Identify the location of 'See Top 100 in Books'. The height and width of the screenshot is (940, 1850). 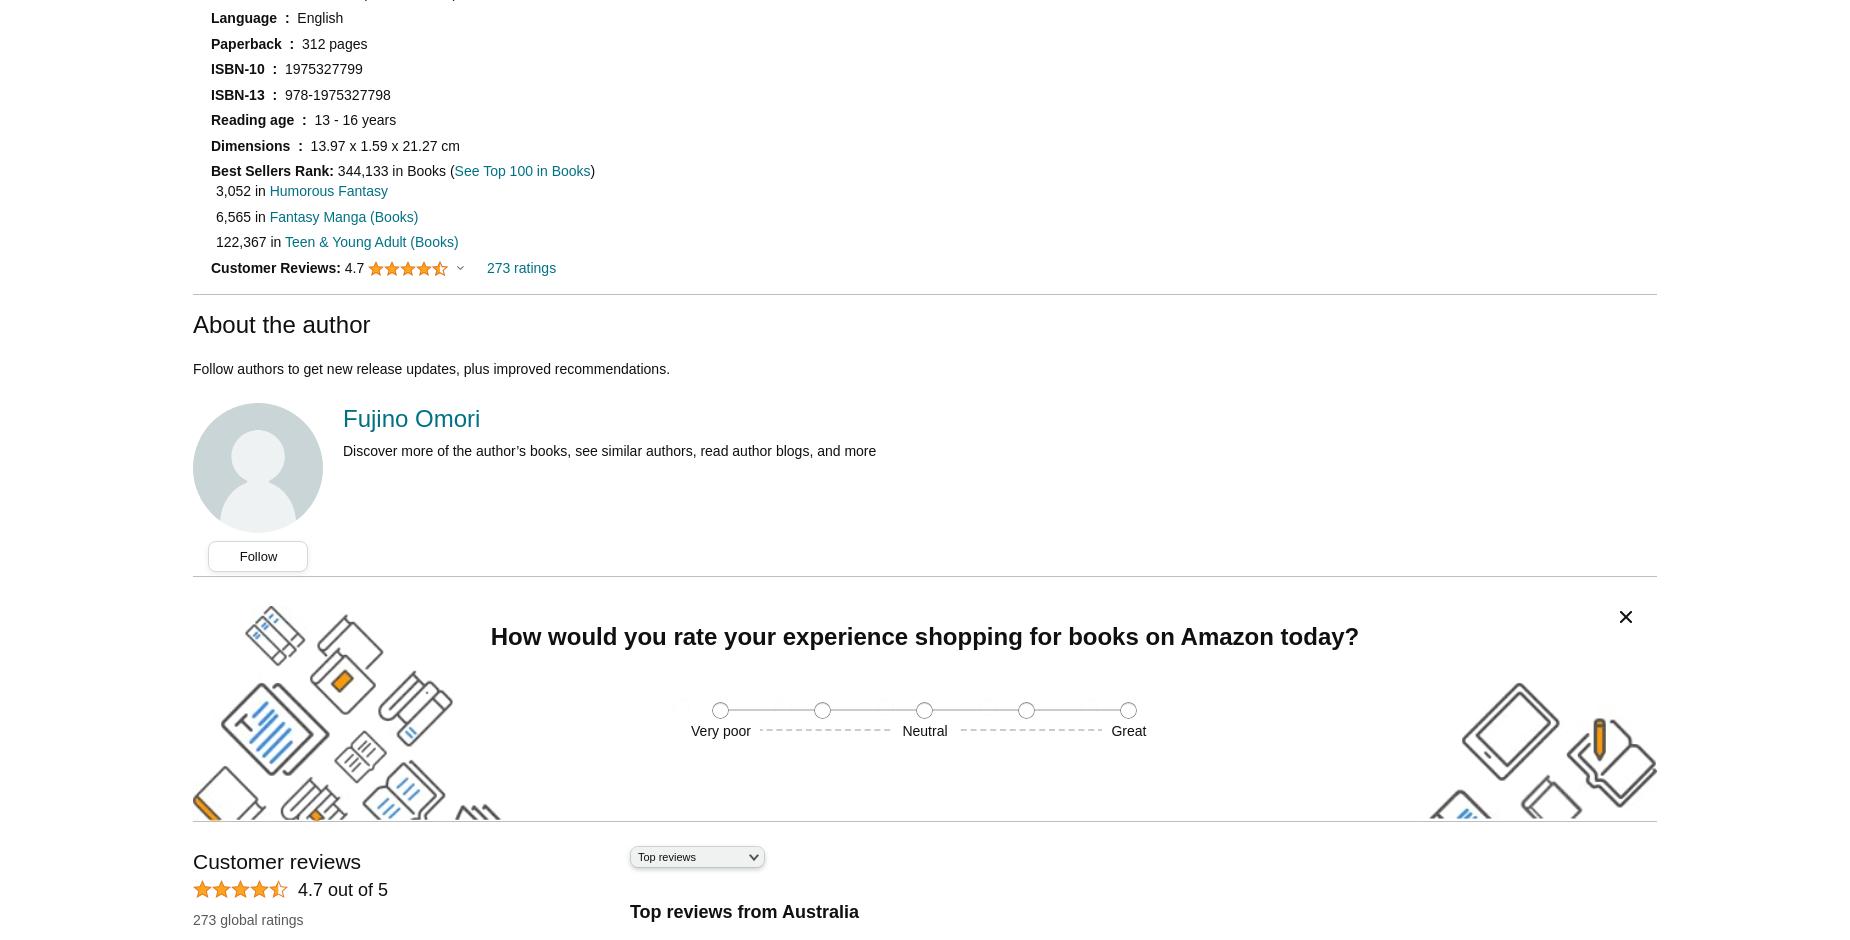
(452, 170).